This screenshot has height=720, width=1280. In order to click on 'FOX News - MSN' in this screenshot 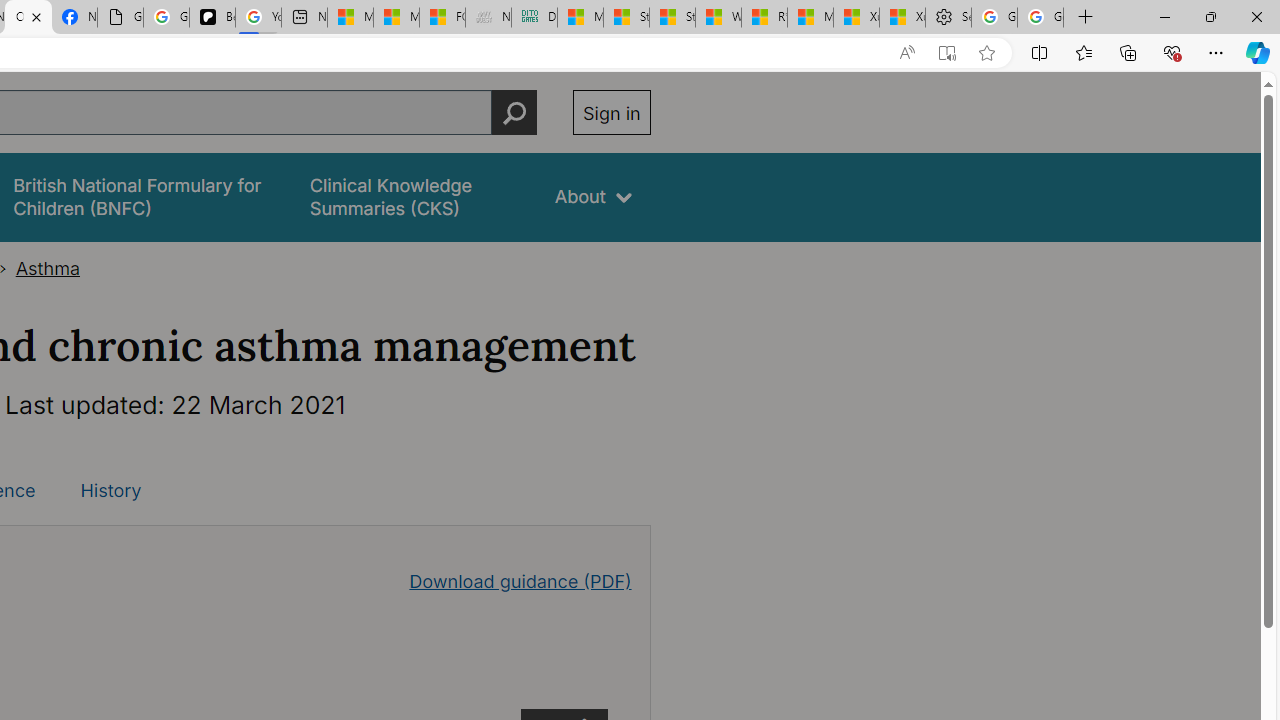, I will do `click(441, 17)`.